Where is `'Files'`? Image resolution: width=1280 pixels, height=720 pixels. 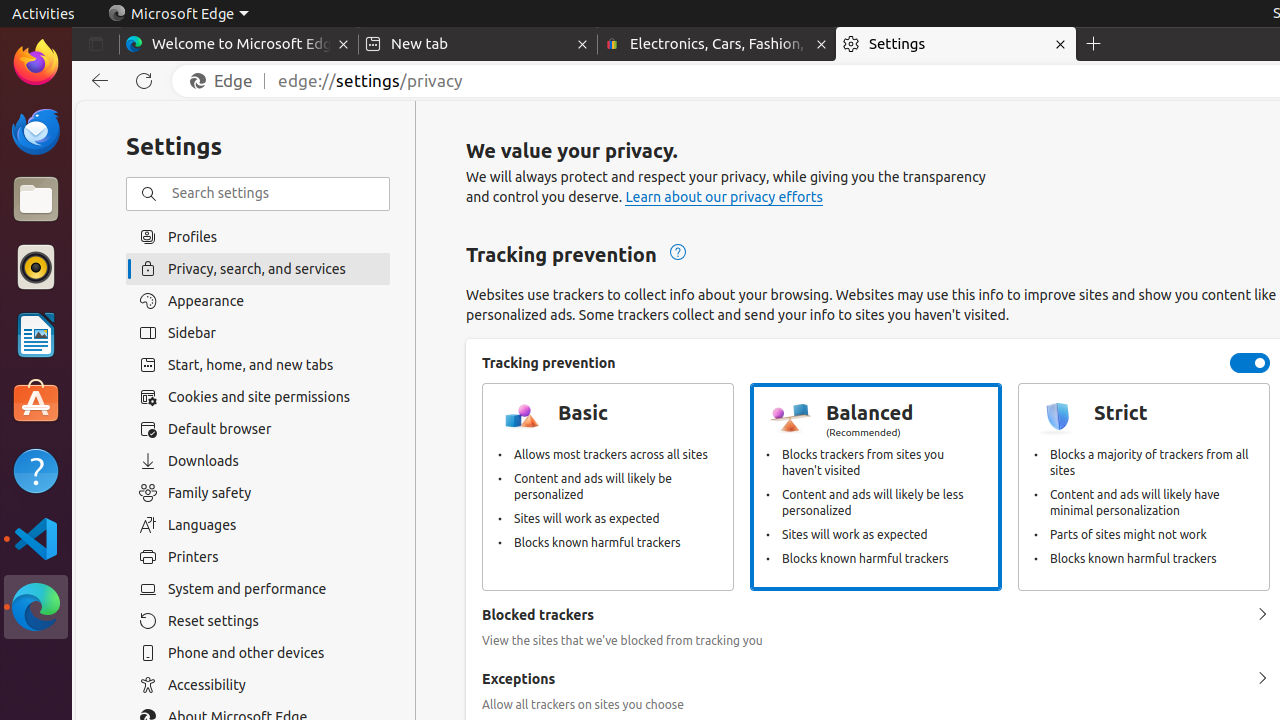 'Files' is located at coordinates (35, 199).